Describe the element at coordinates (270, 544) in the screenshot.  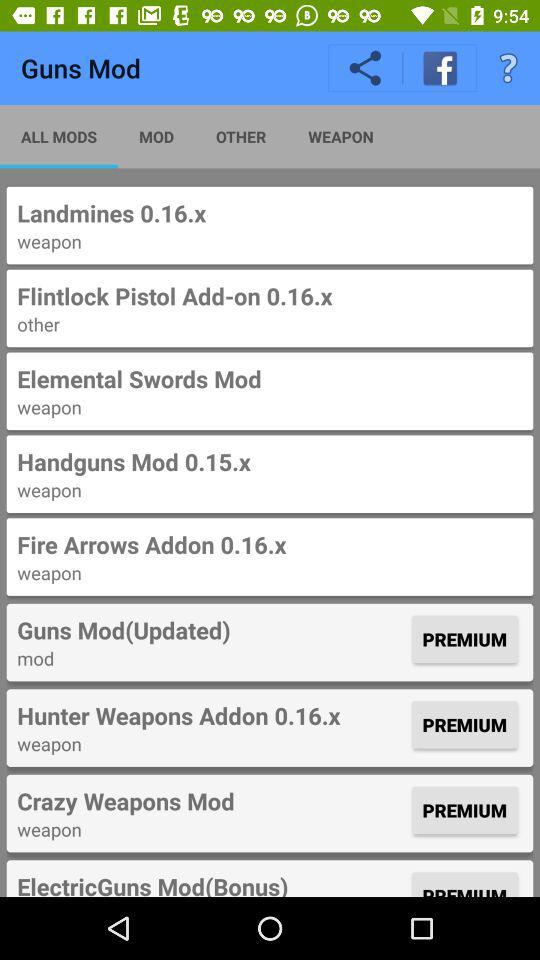
I see `the item above weapon item` at that location.